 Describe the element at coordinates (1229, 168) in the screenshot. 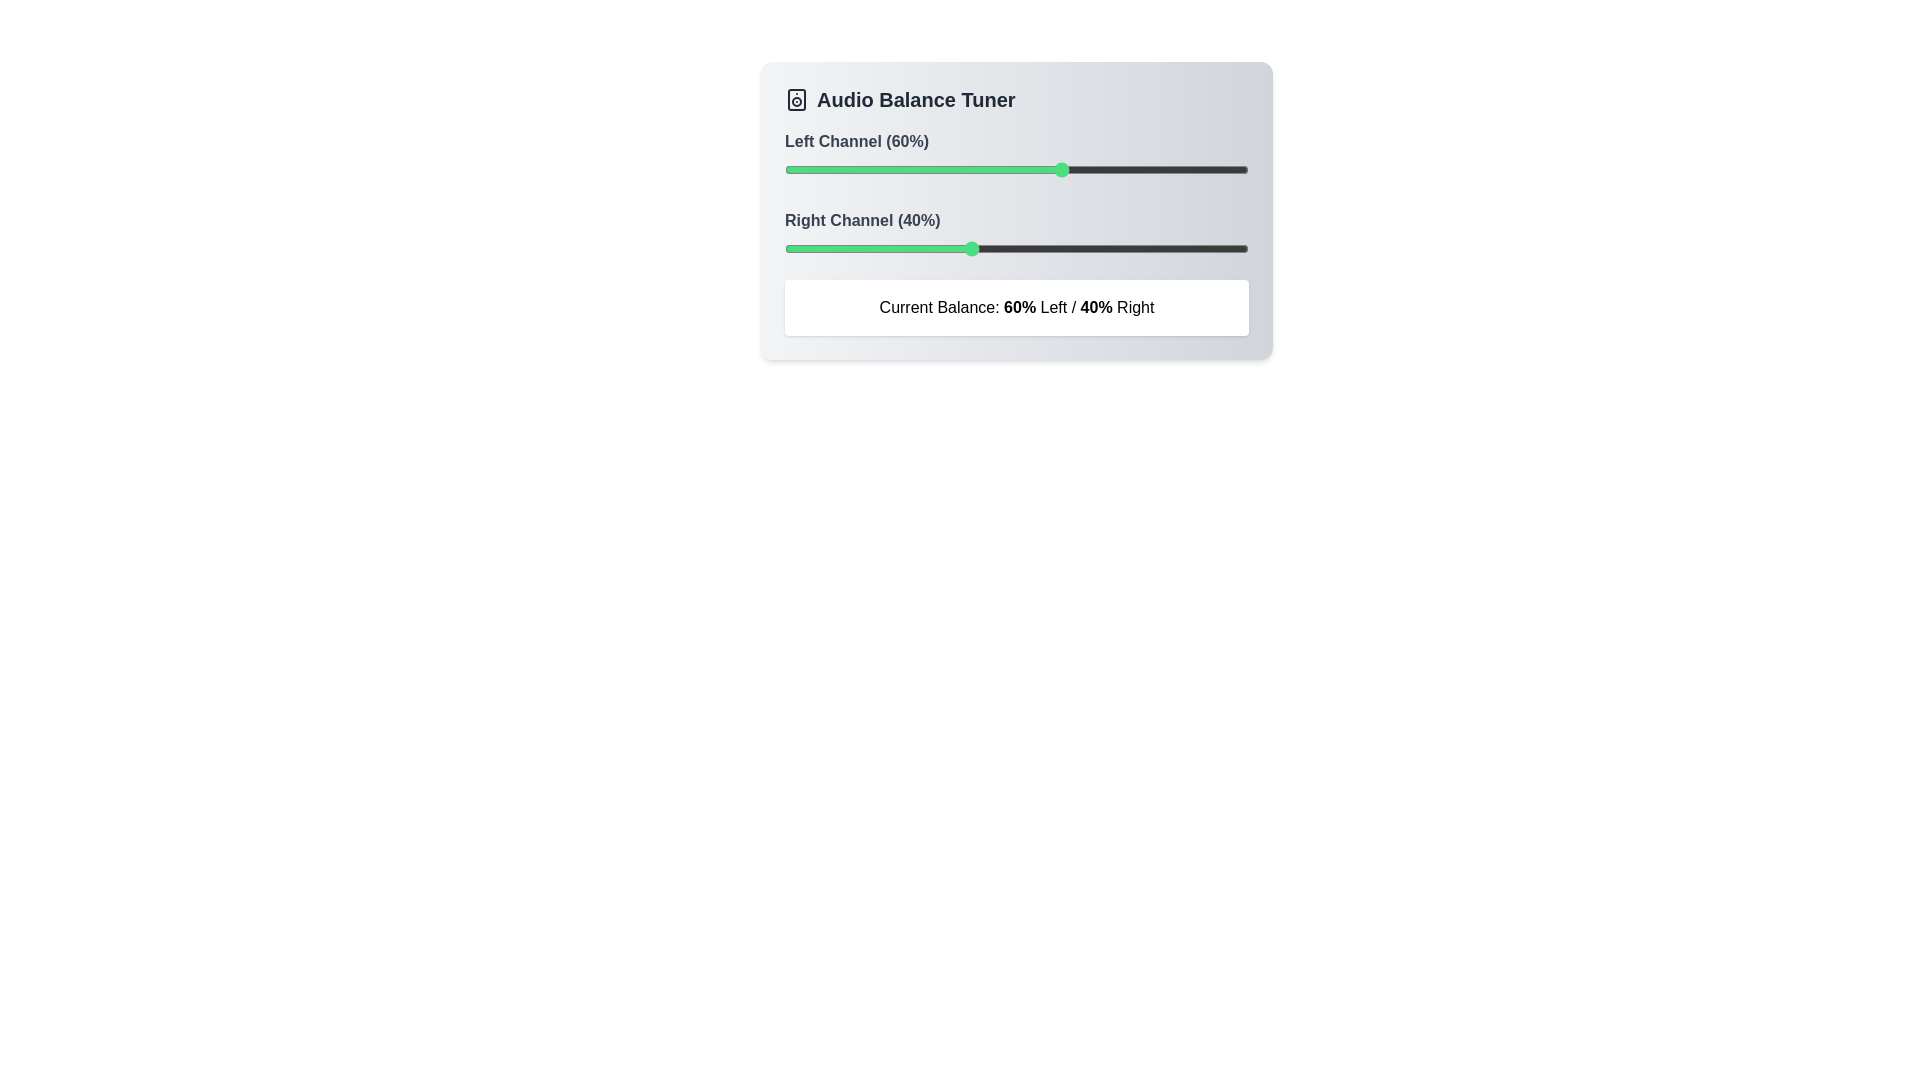

I see `the left channel balance to 96% using the slider` at that location.